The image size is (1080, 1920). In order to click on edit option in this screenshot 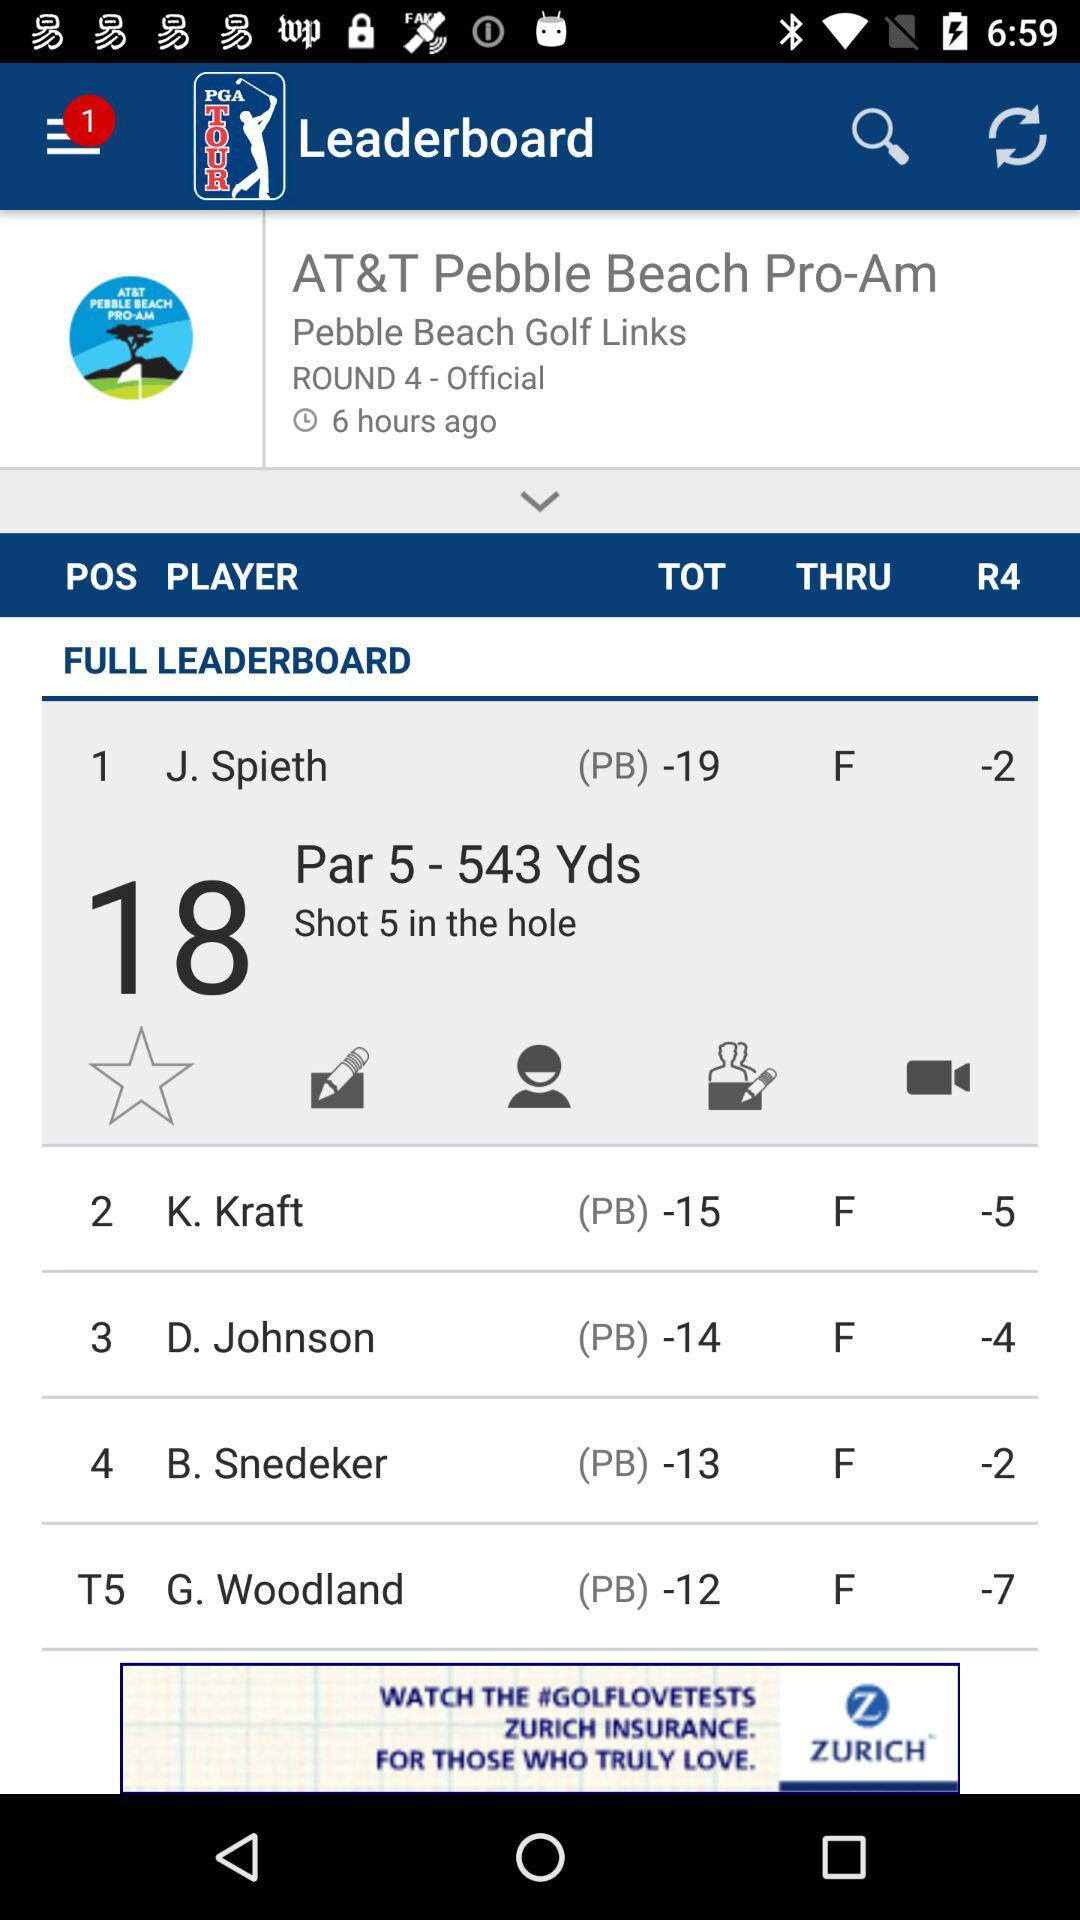, I will do `click(339, 1074)`.